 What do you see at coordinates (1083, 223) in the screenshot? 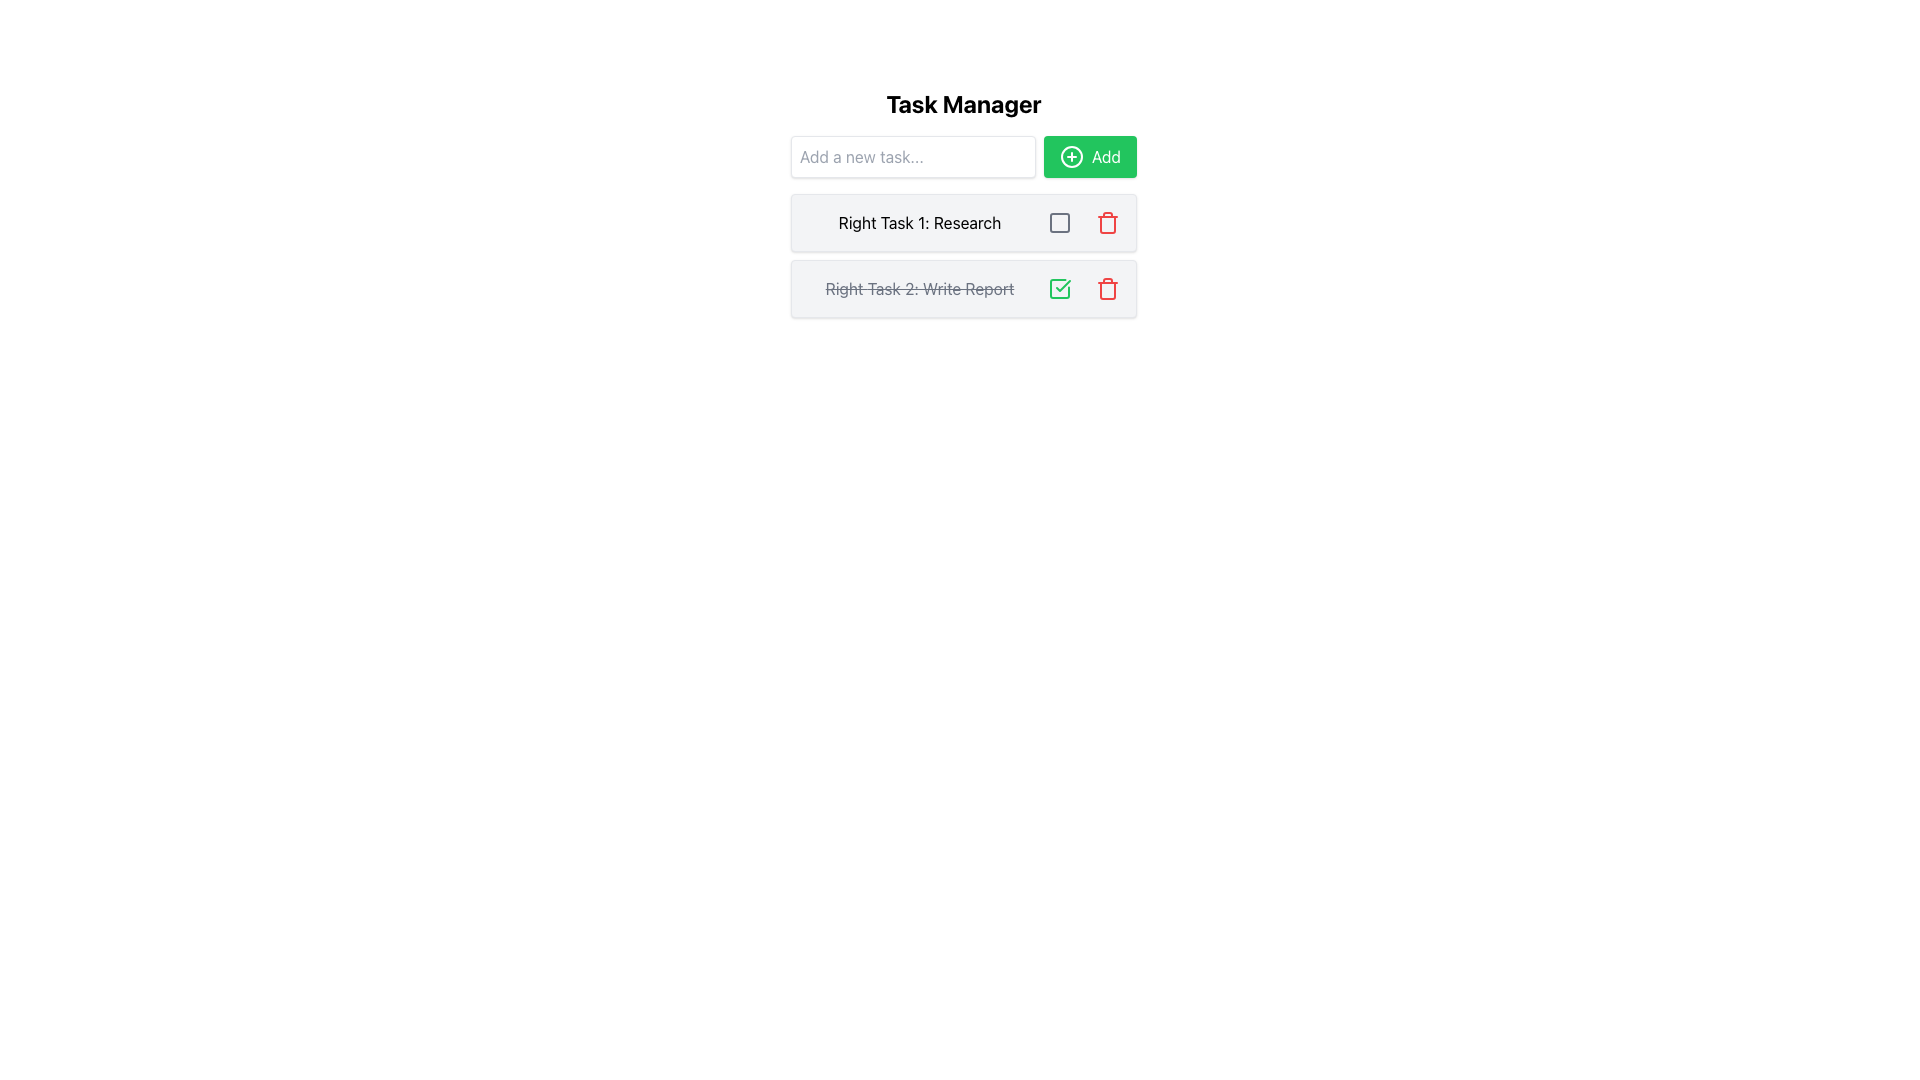
I see `the checkbox for the 'Right Task 1: Research' task, located immediately to the left of the red trash can icon` at bounding box center [1083, 223].